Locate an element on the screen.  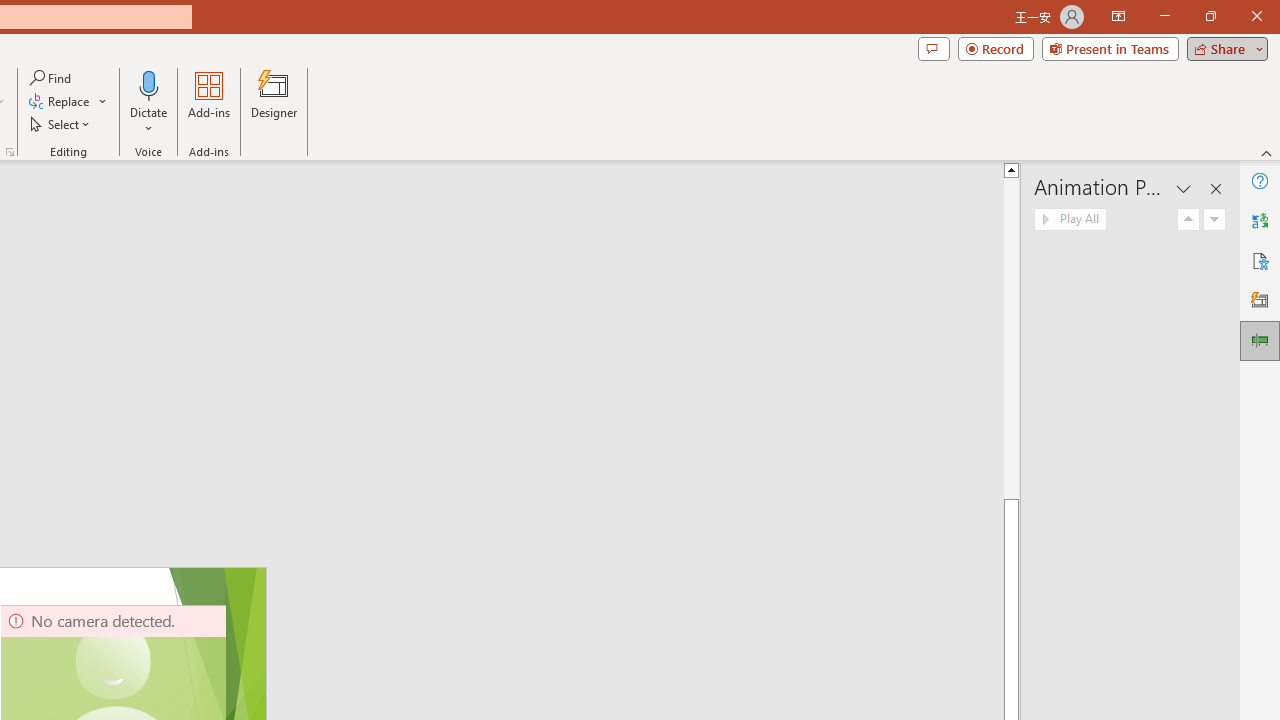
'Dictate' is located at coordinates (148, 103).